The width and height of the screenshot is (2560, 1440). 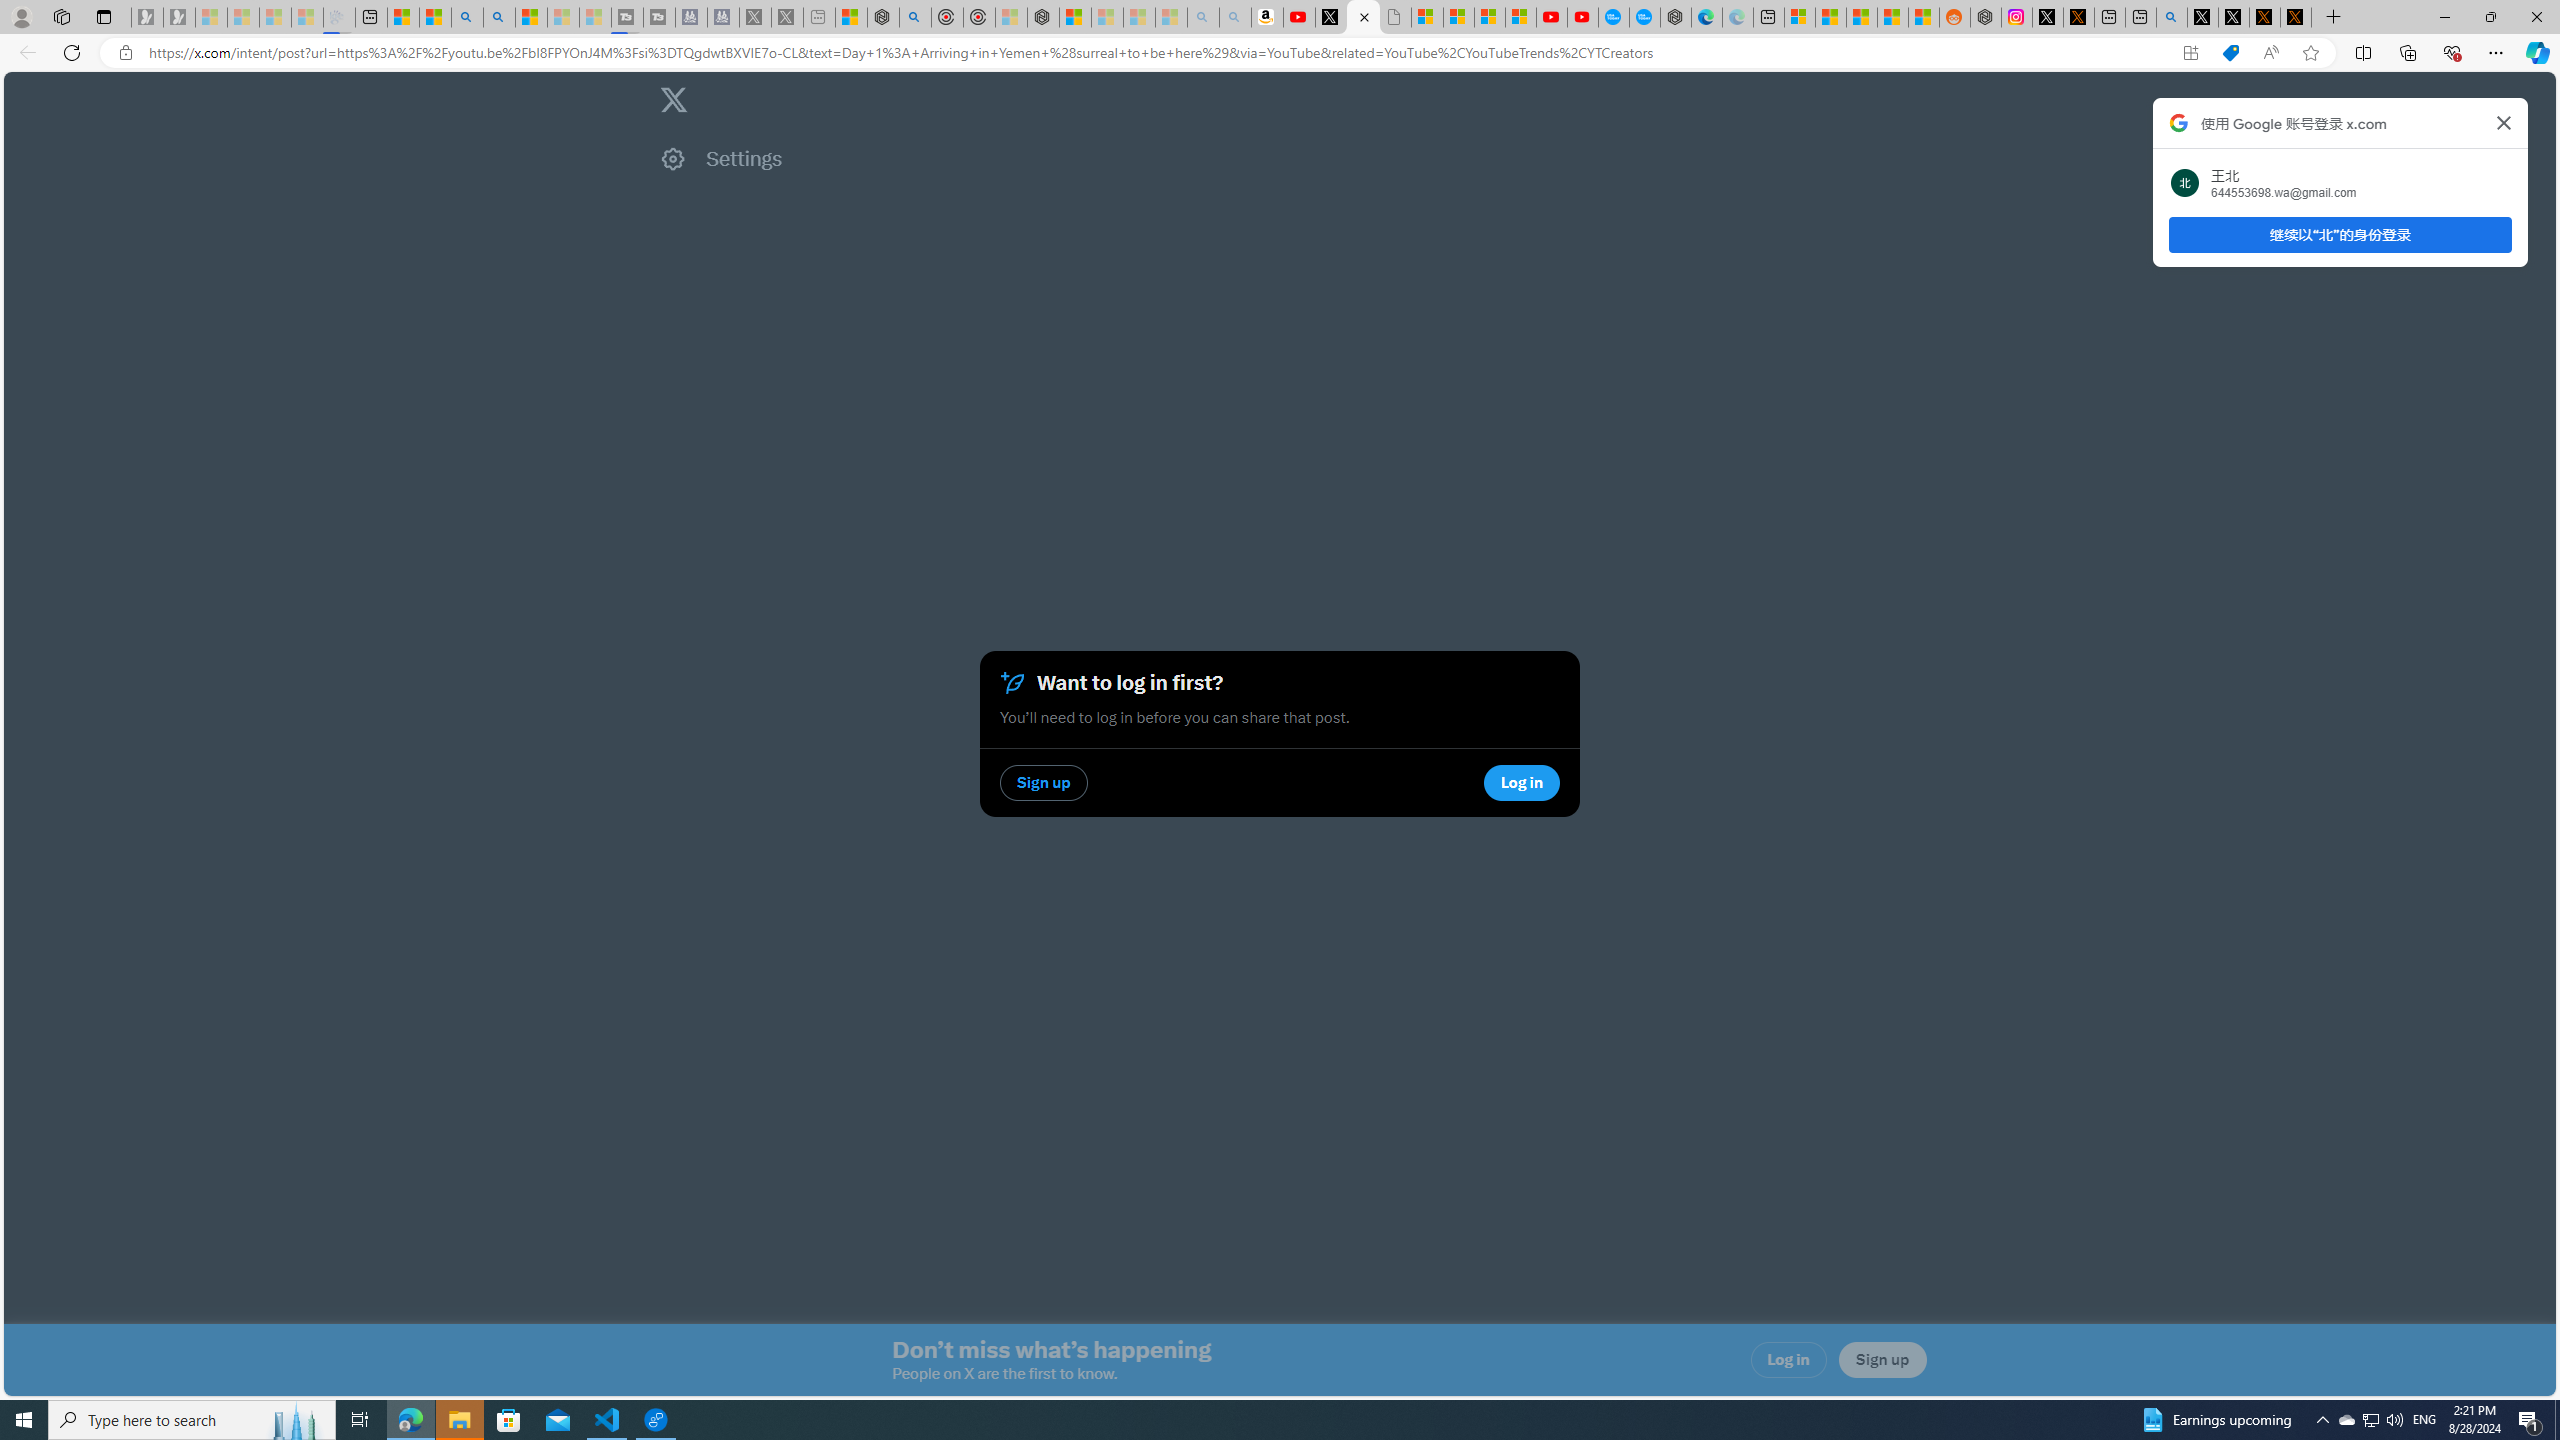 I want to click on 'Shanghai, China Weather trends | Microsoft Weather', so click(x=1923, y=16).